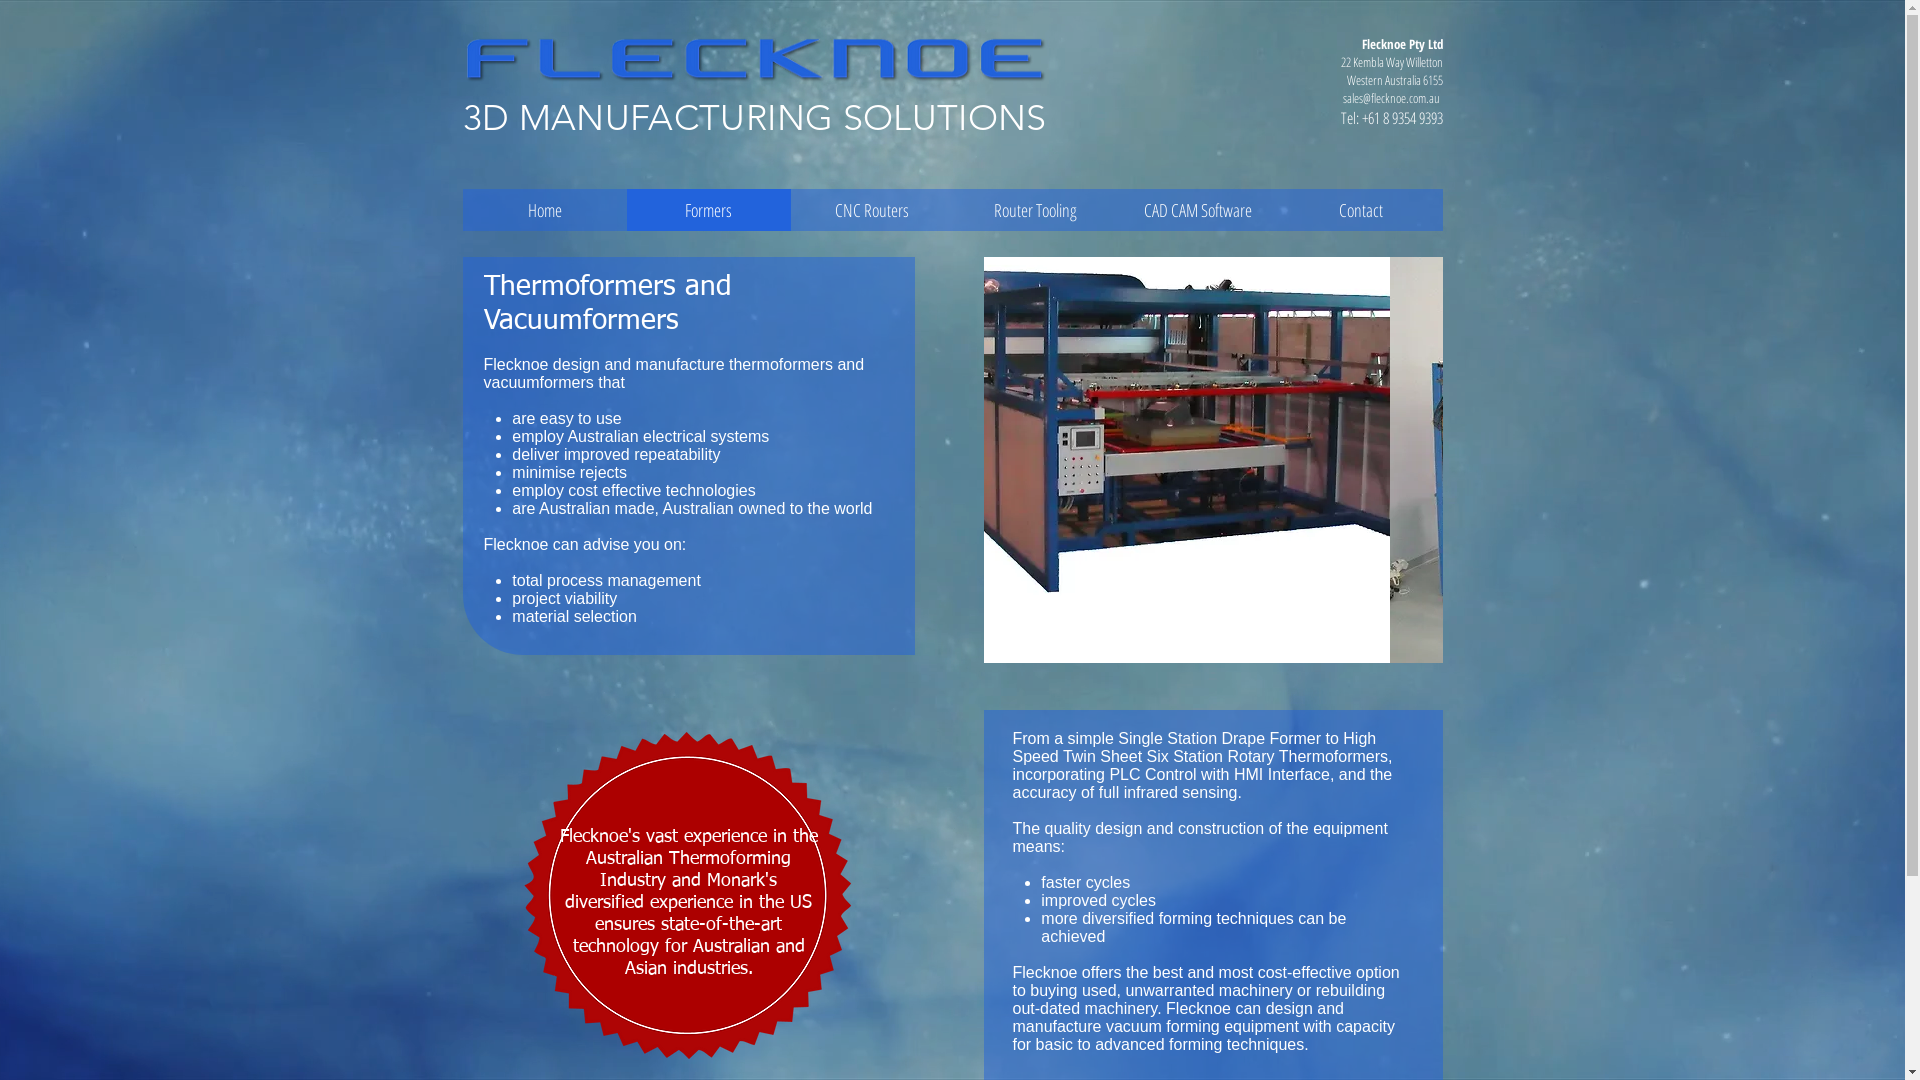 Image resolution: width=1920 pixels, height=1080 pixels. I want to click on 'Formers', so click(708, 209).